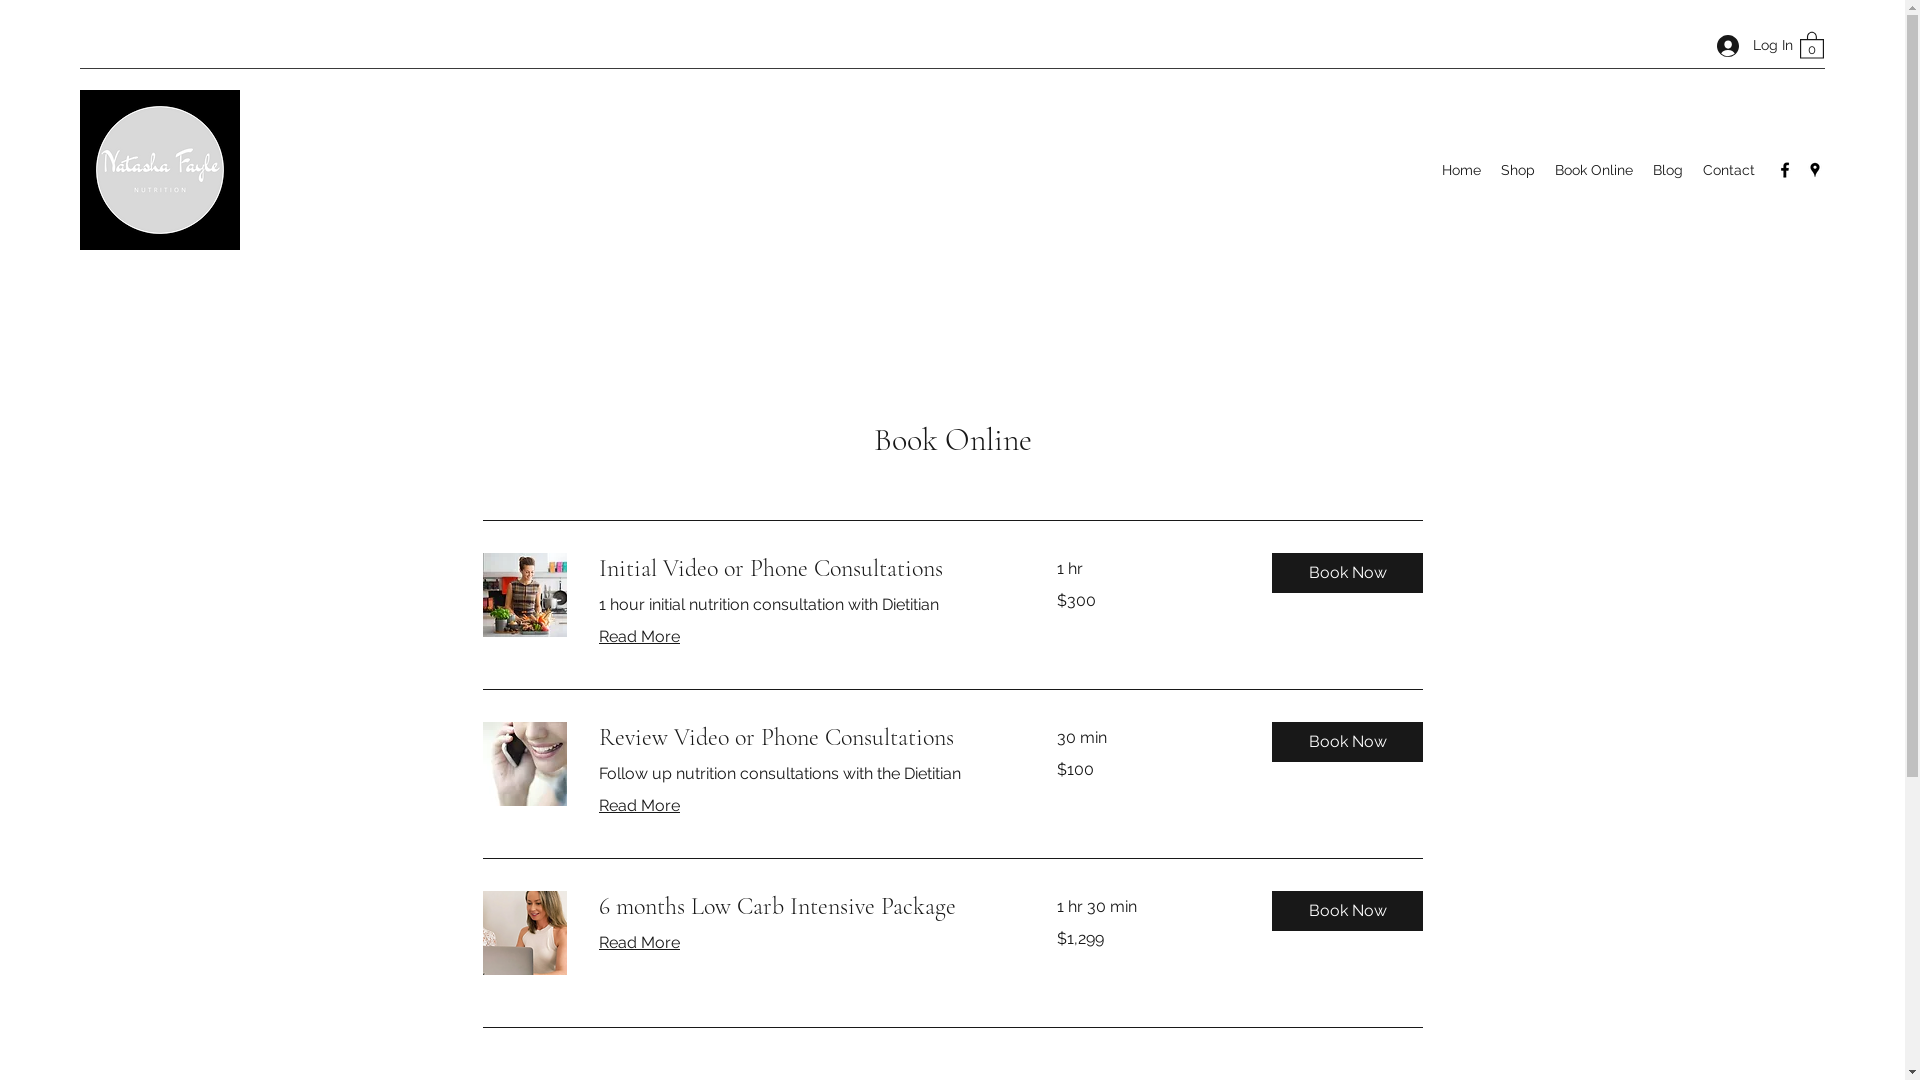 The height and width of the screenshot is (1080, 1920). What do you see at coordinates (1347, 741) in the screenshot?
I see `'Book Now'` at bounding box center [1347, 741].